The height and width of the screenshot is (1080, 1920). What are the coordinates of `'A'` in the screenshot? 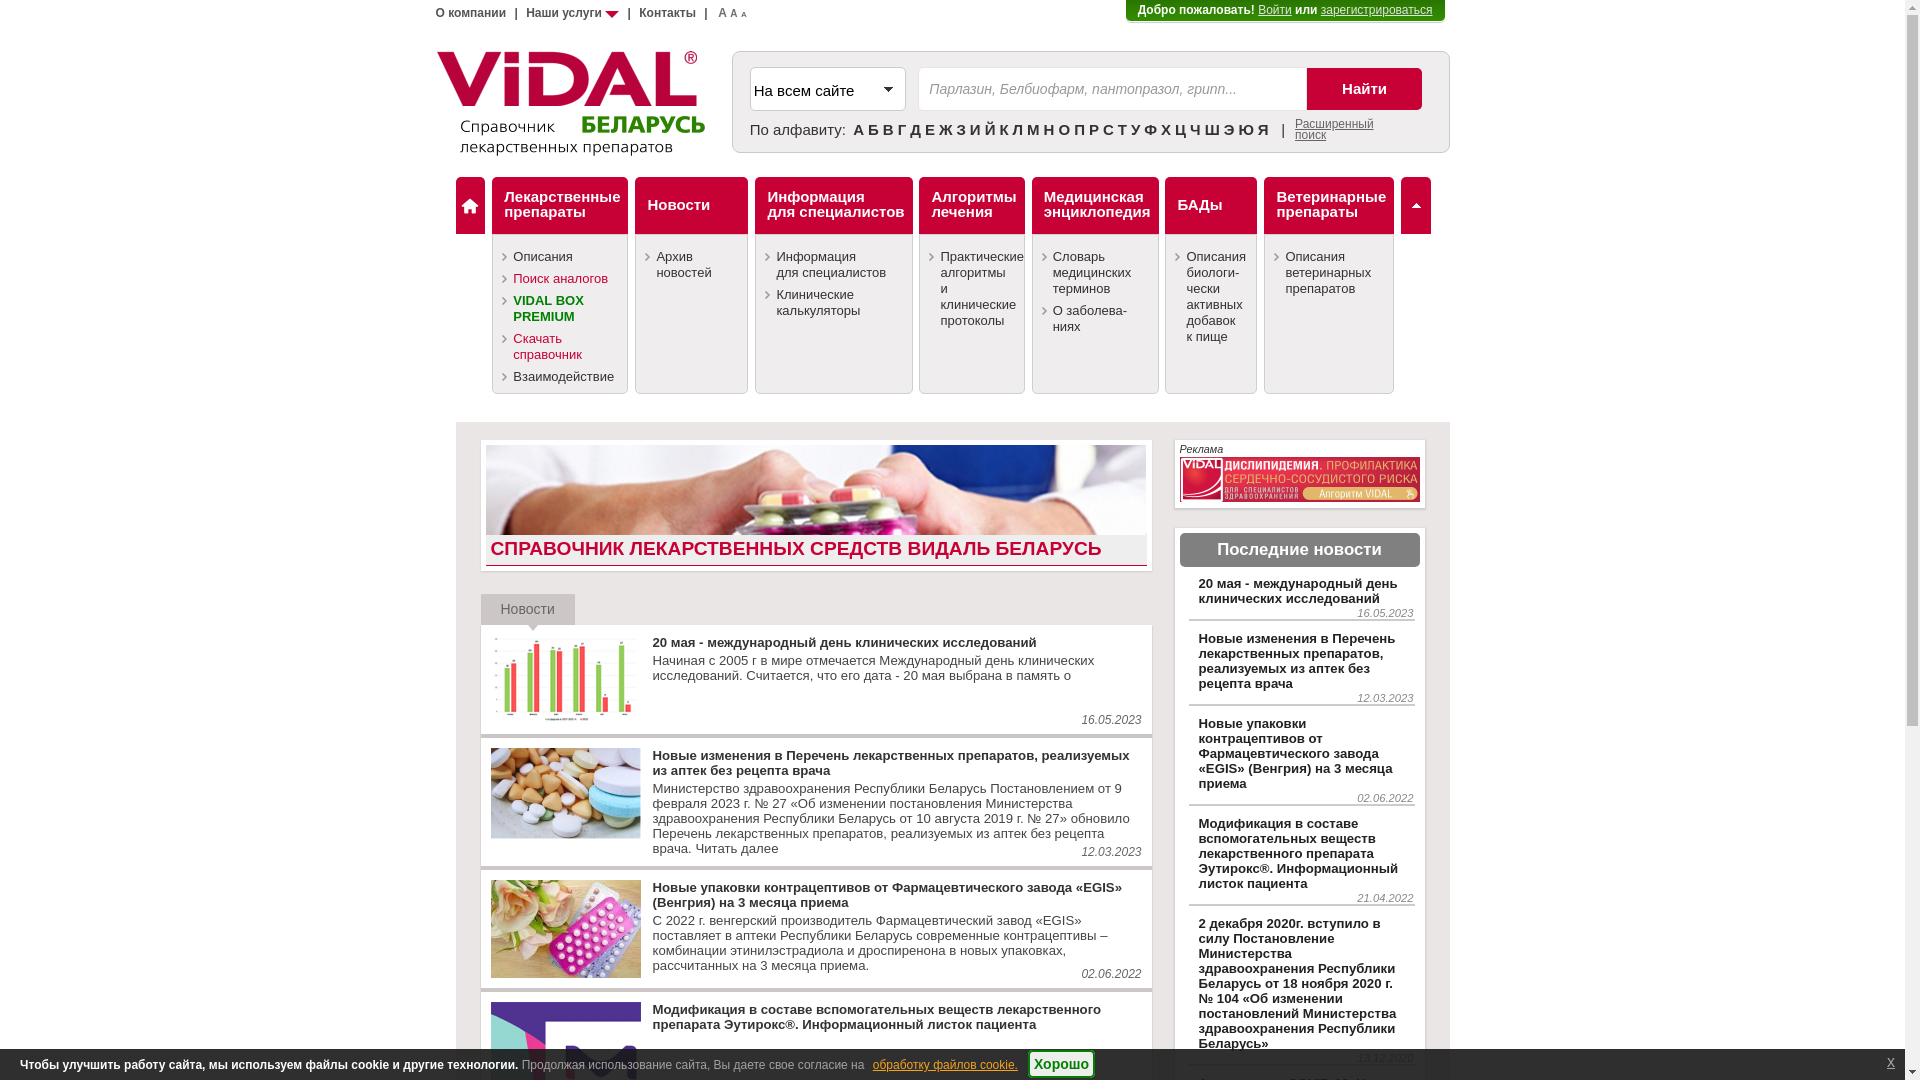 It's located at (721, 12).